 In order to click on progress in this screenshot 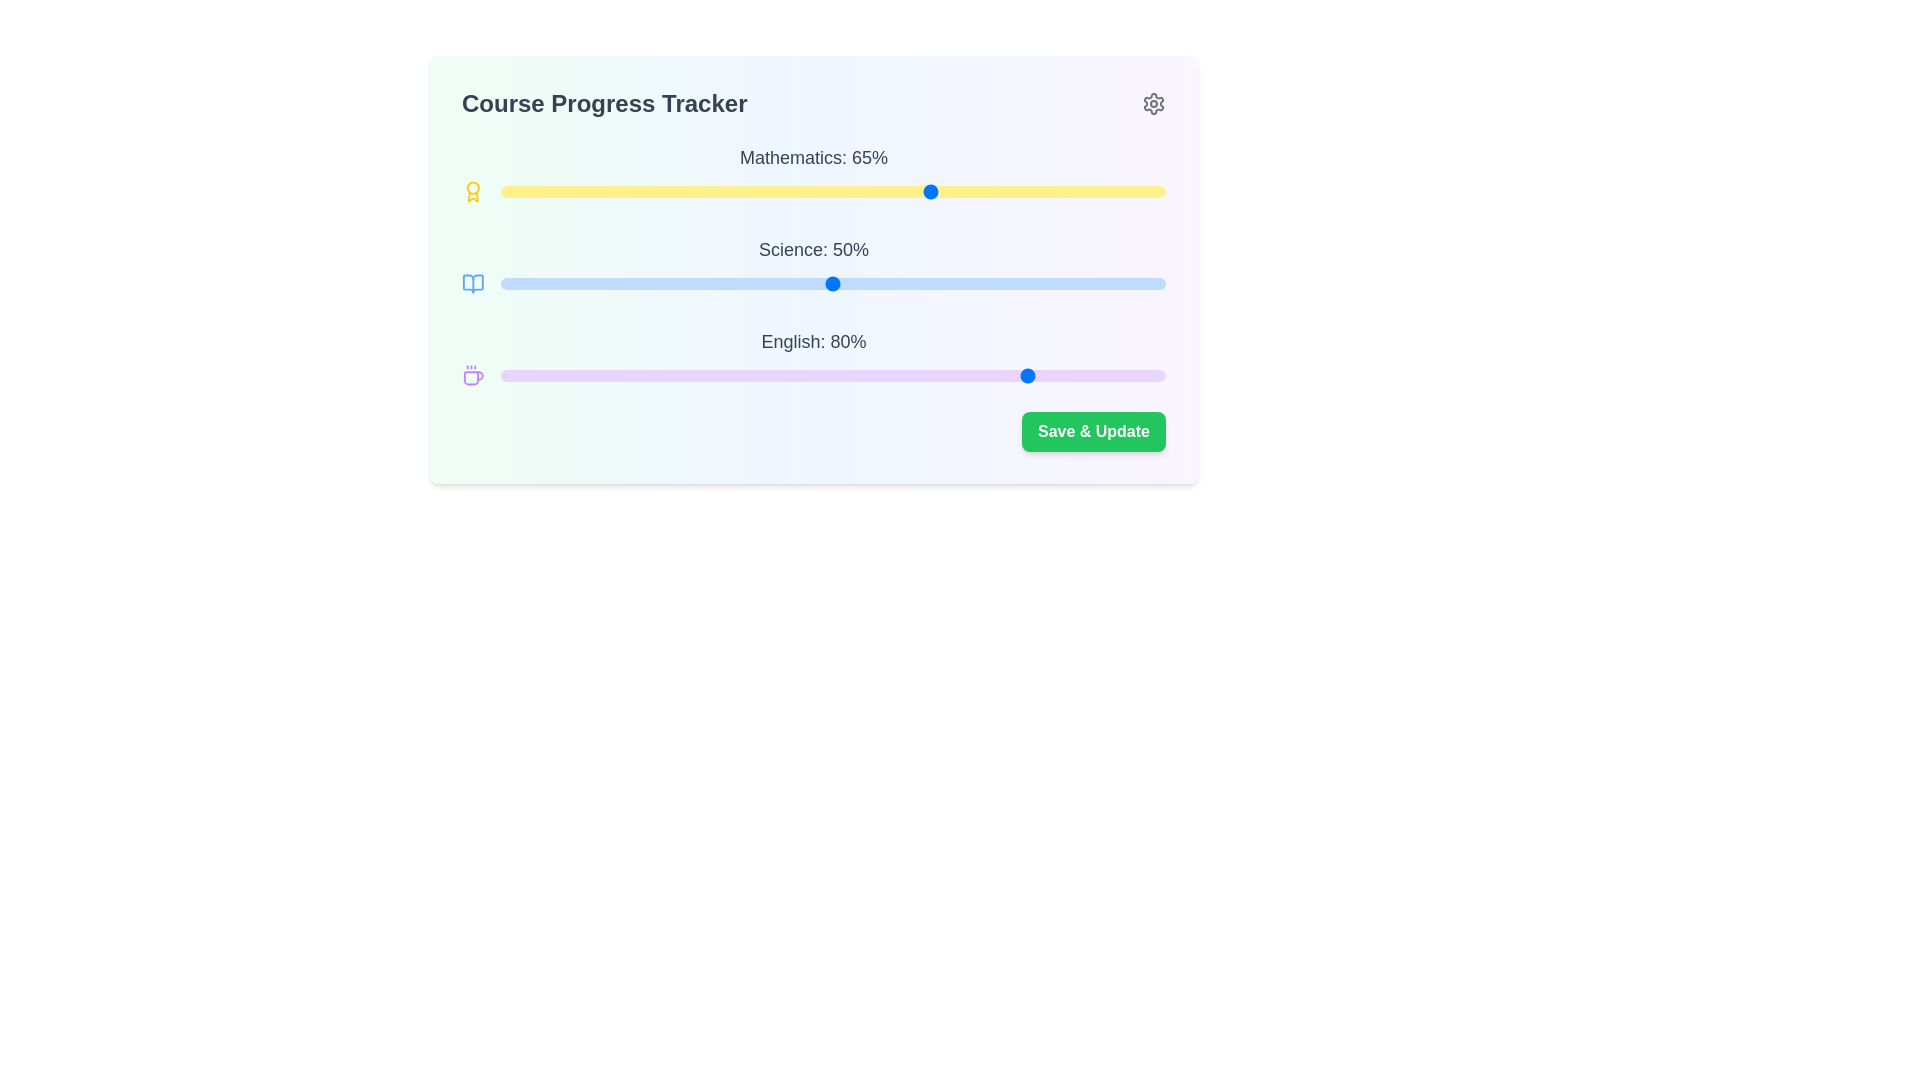, I will do `click(499, 284)`.